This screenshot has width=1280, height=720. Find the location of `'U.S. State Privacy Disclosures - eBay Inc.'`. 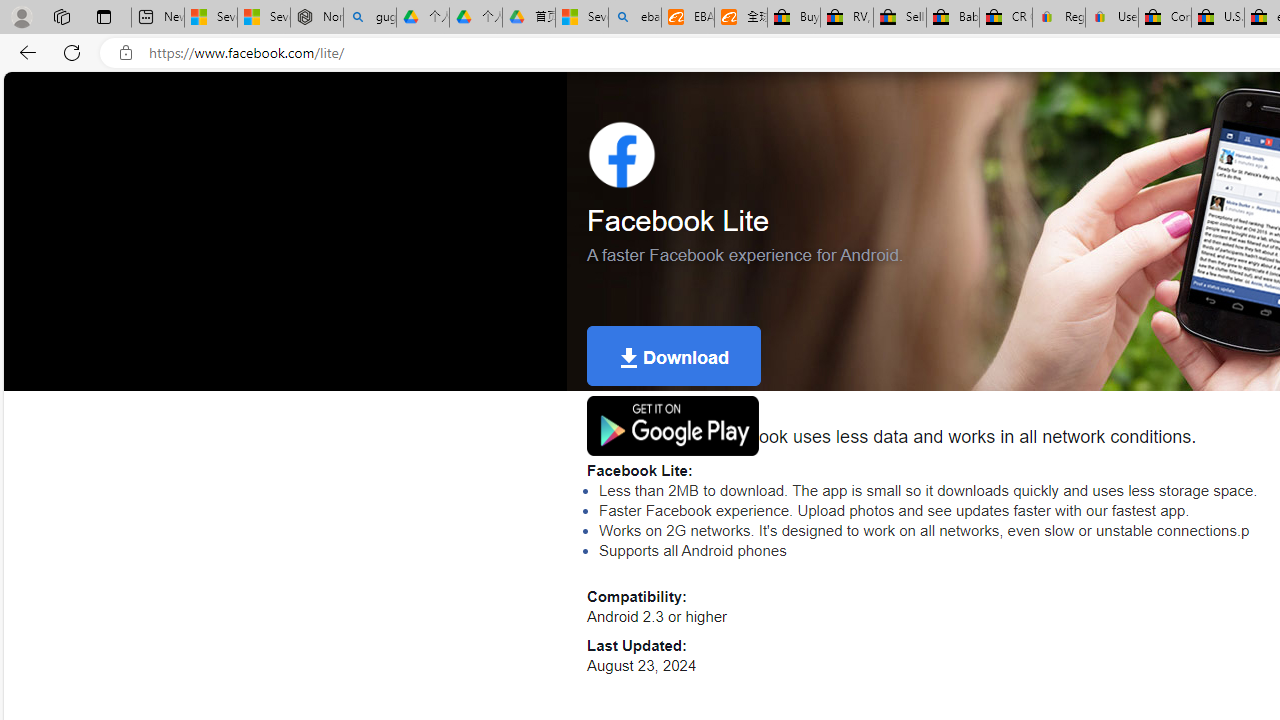

'U.S. State Privacy Disclosures - eBay Inc.' is located at coordinates (1216, 17).